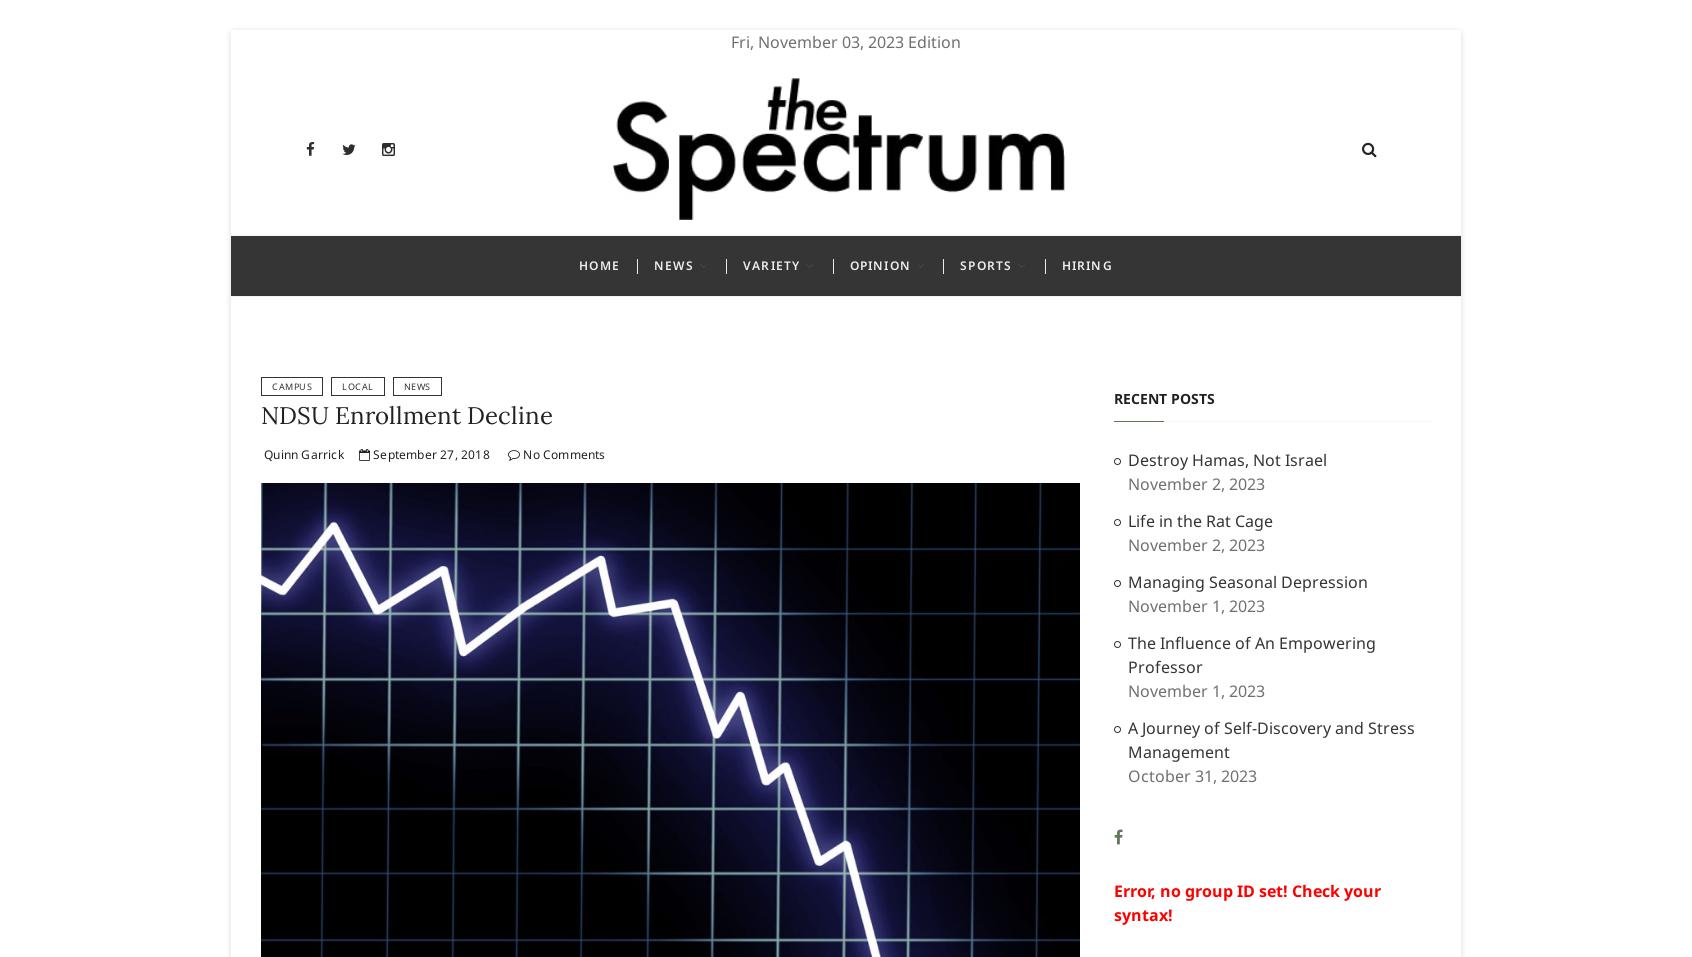 This screenshot has height=957, width=1692. I want to click on 'The Influence of An Empowering Professor', so click(1128, 653).